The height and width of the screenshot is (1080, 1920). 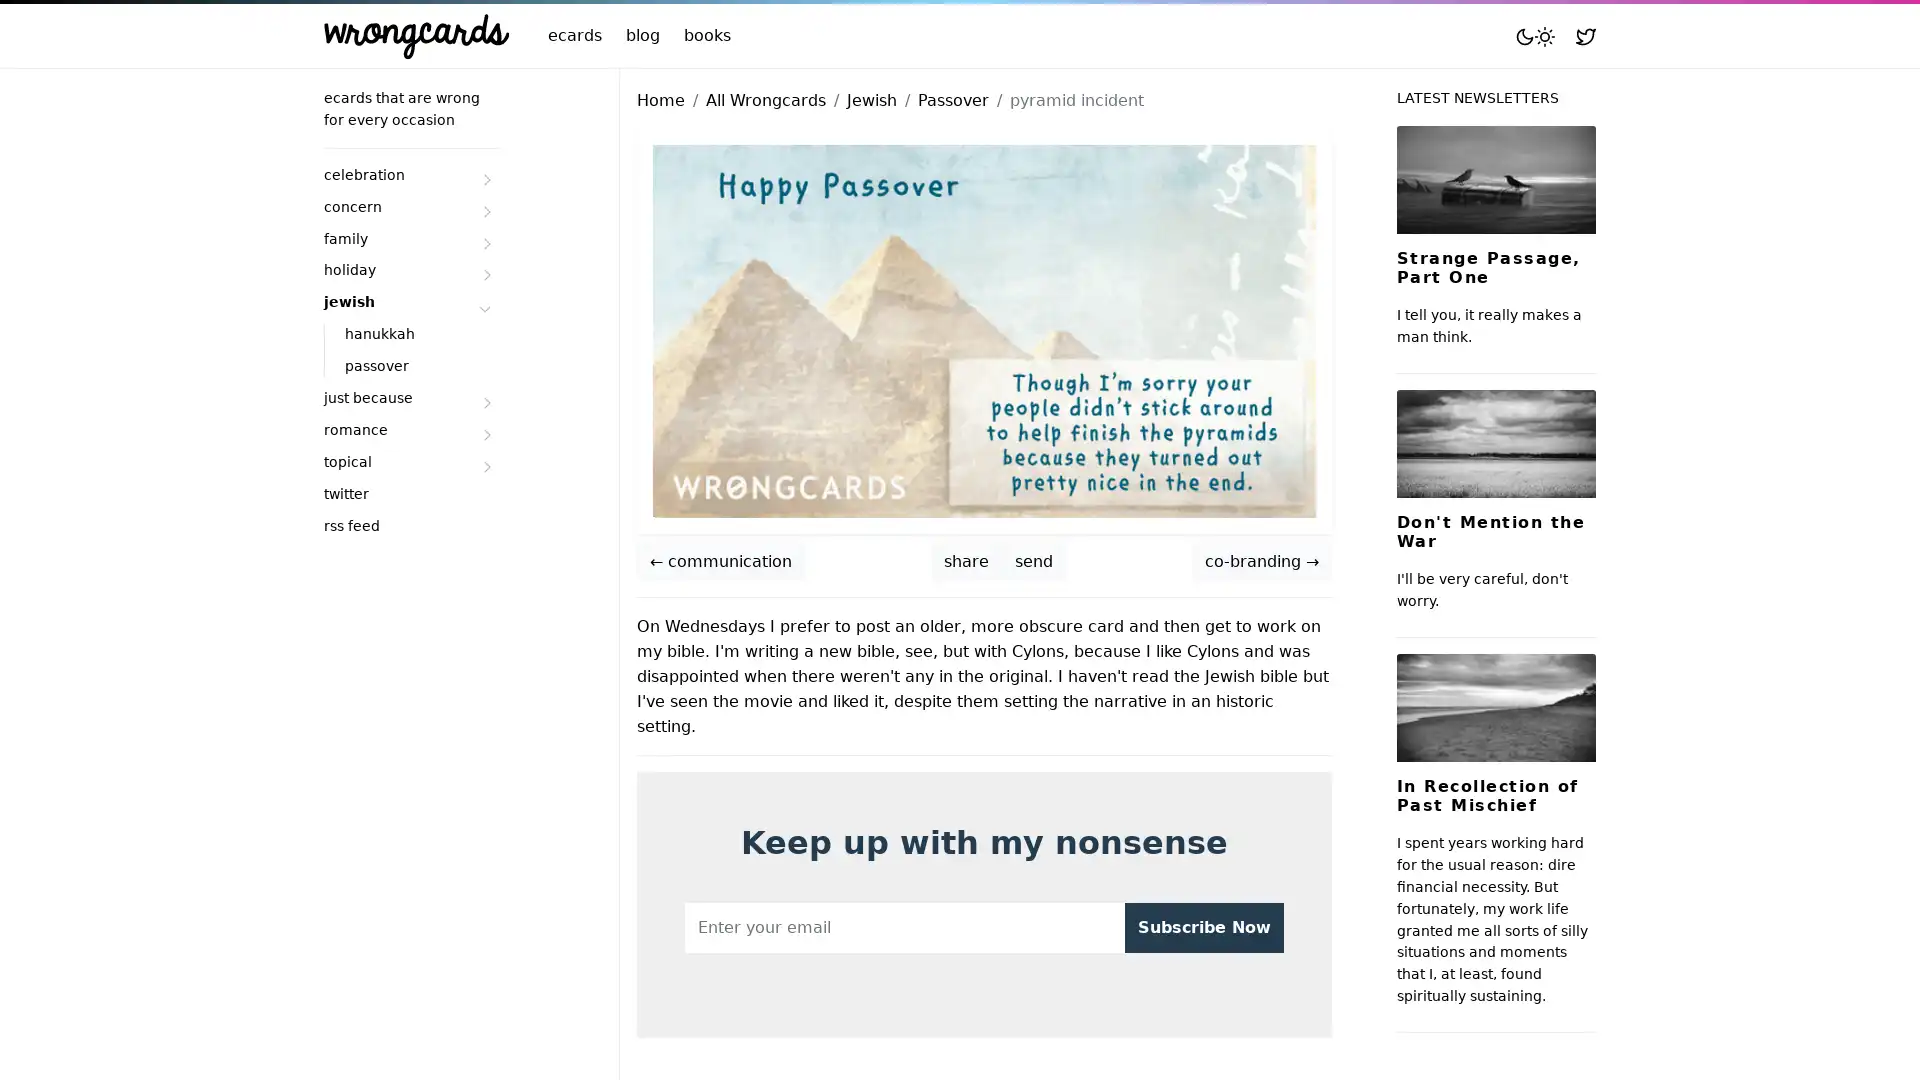 I want to click on Toggle mode, so click(x=1534, y=35).